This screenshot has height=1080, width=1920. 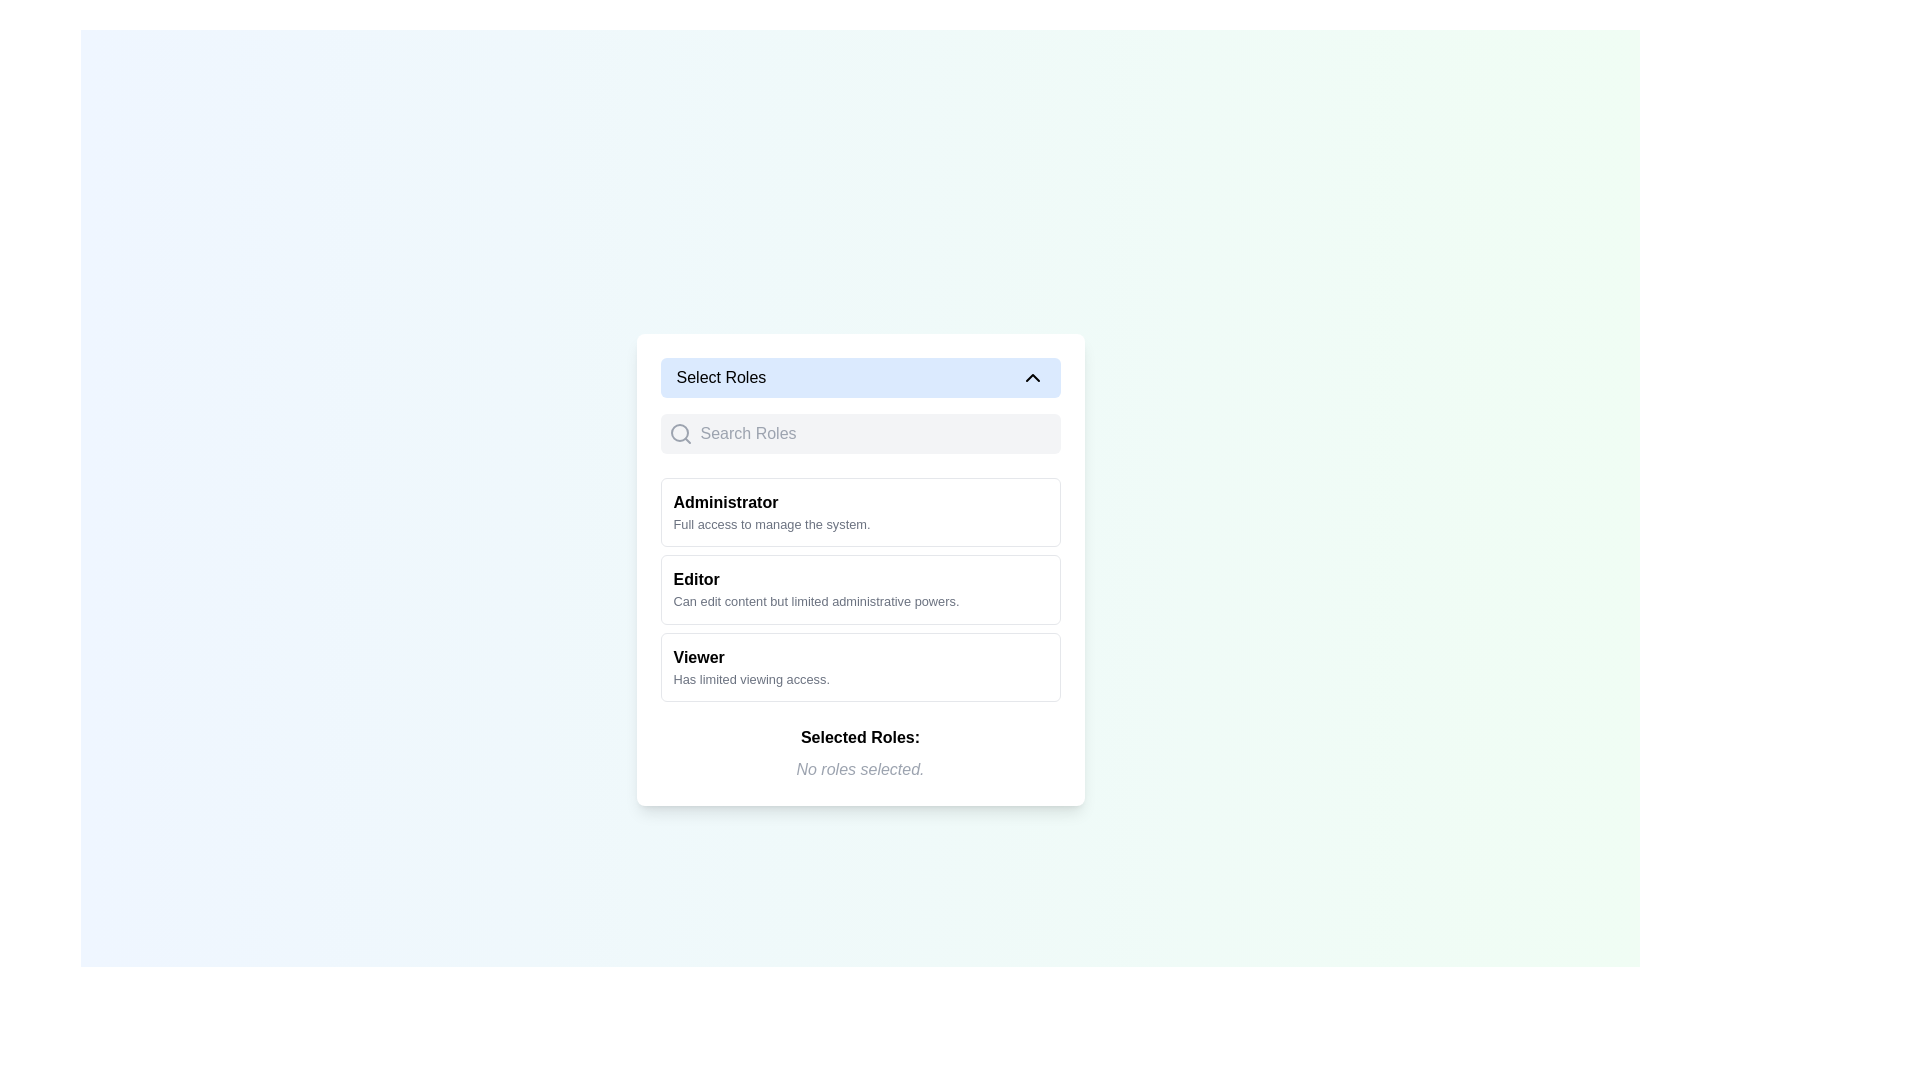 I want to click on the first selectable list item representing the 'Administrator' role in the user role selection dialog, so click(x=860, y=511).